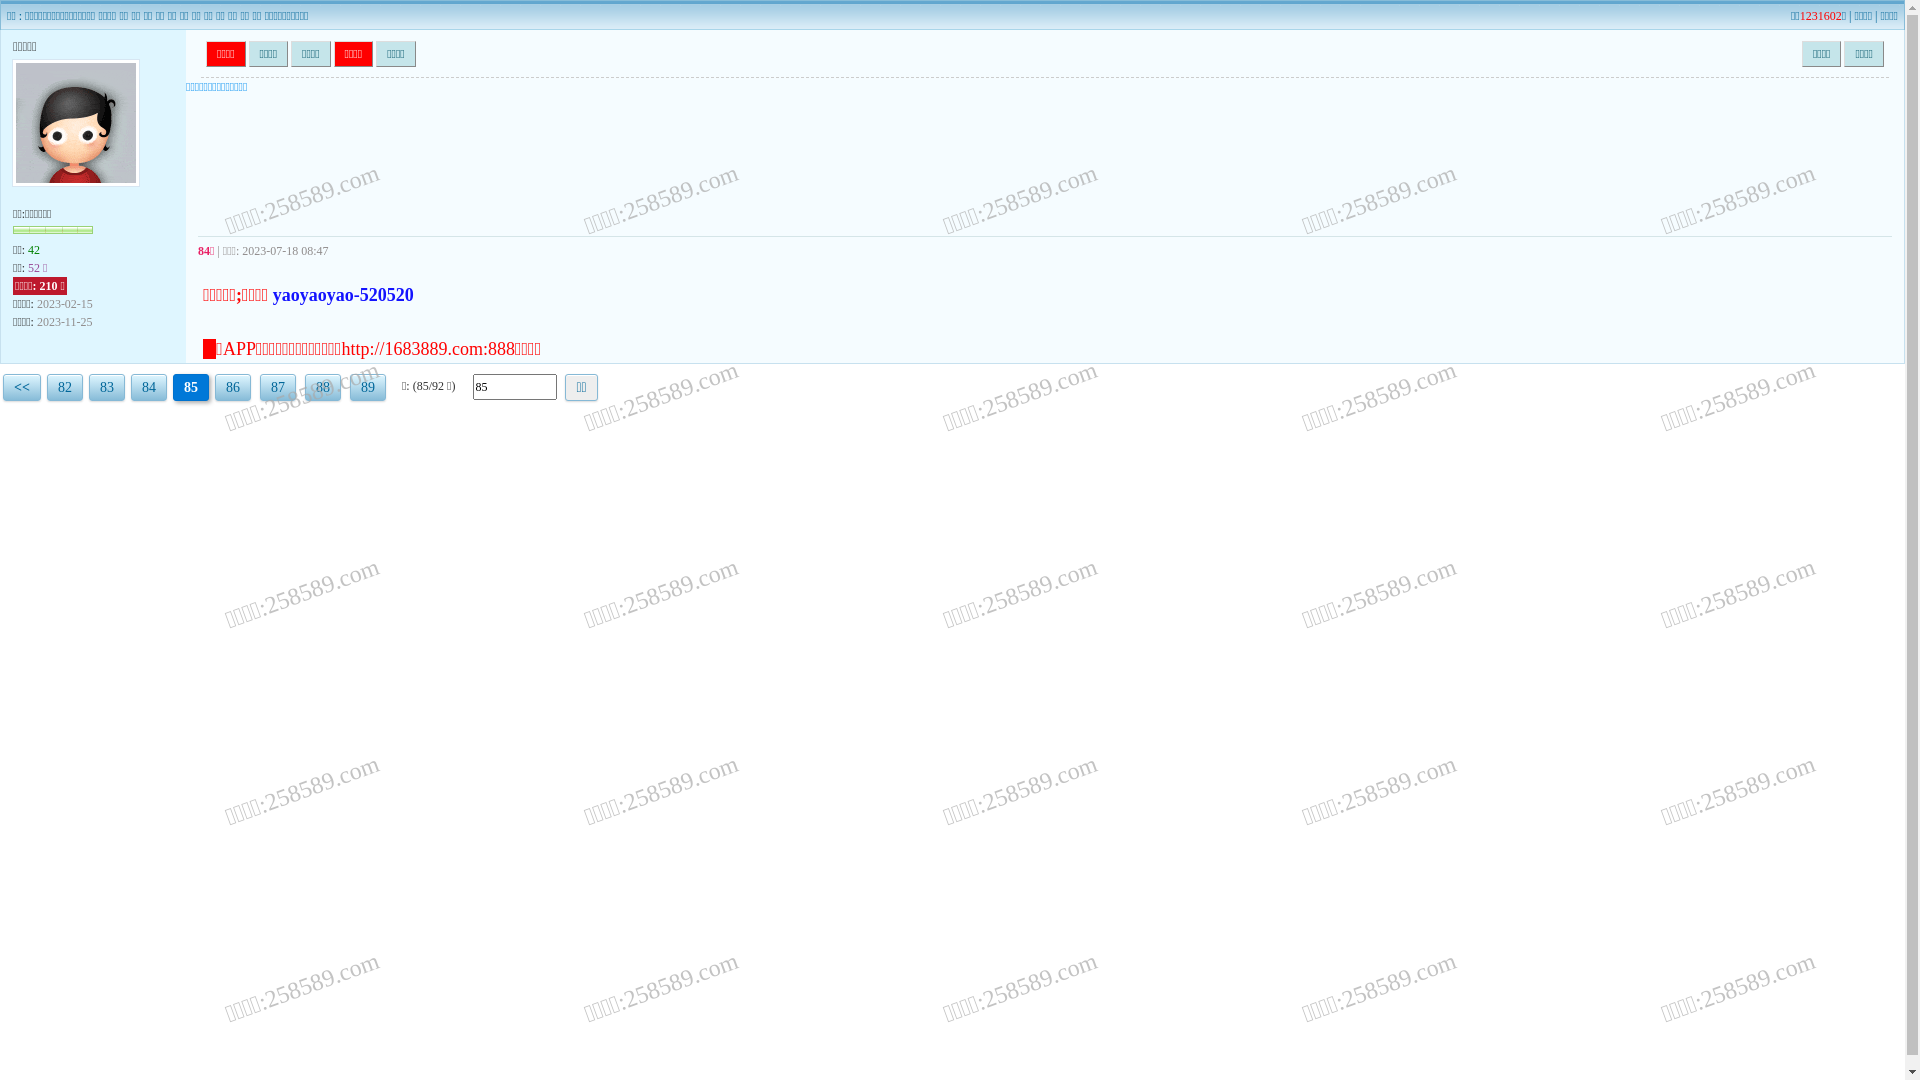 Image resolution: width=1920 pixels, height=1080 pixels. I want to click on '89', so click(368, 387).